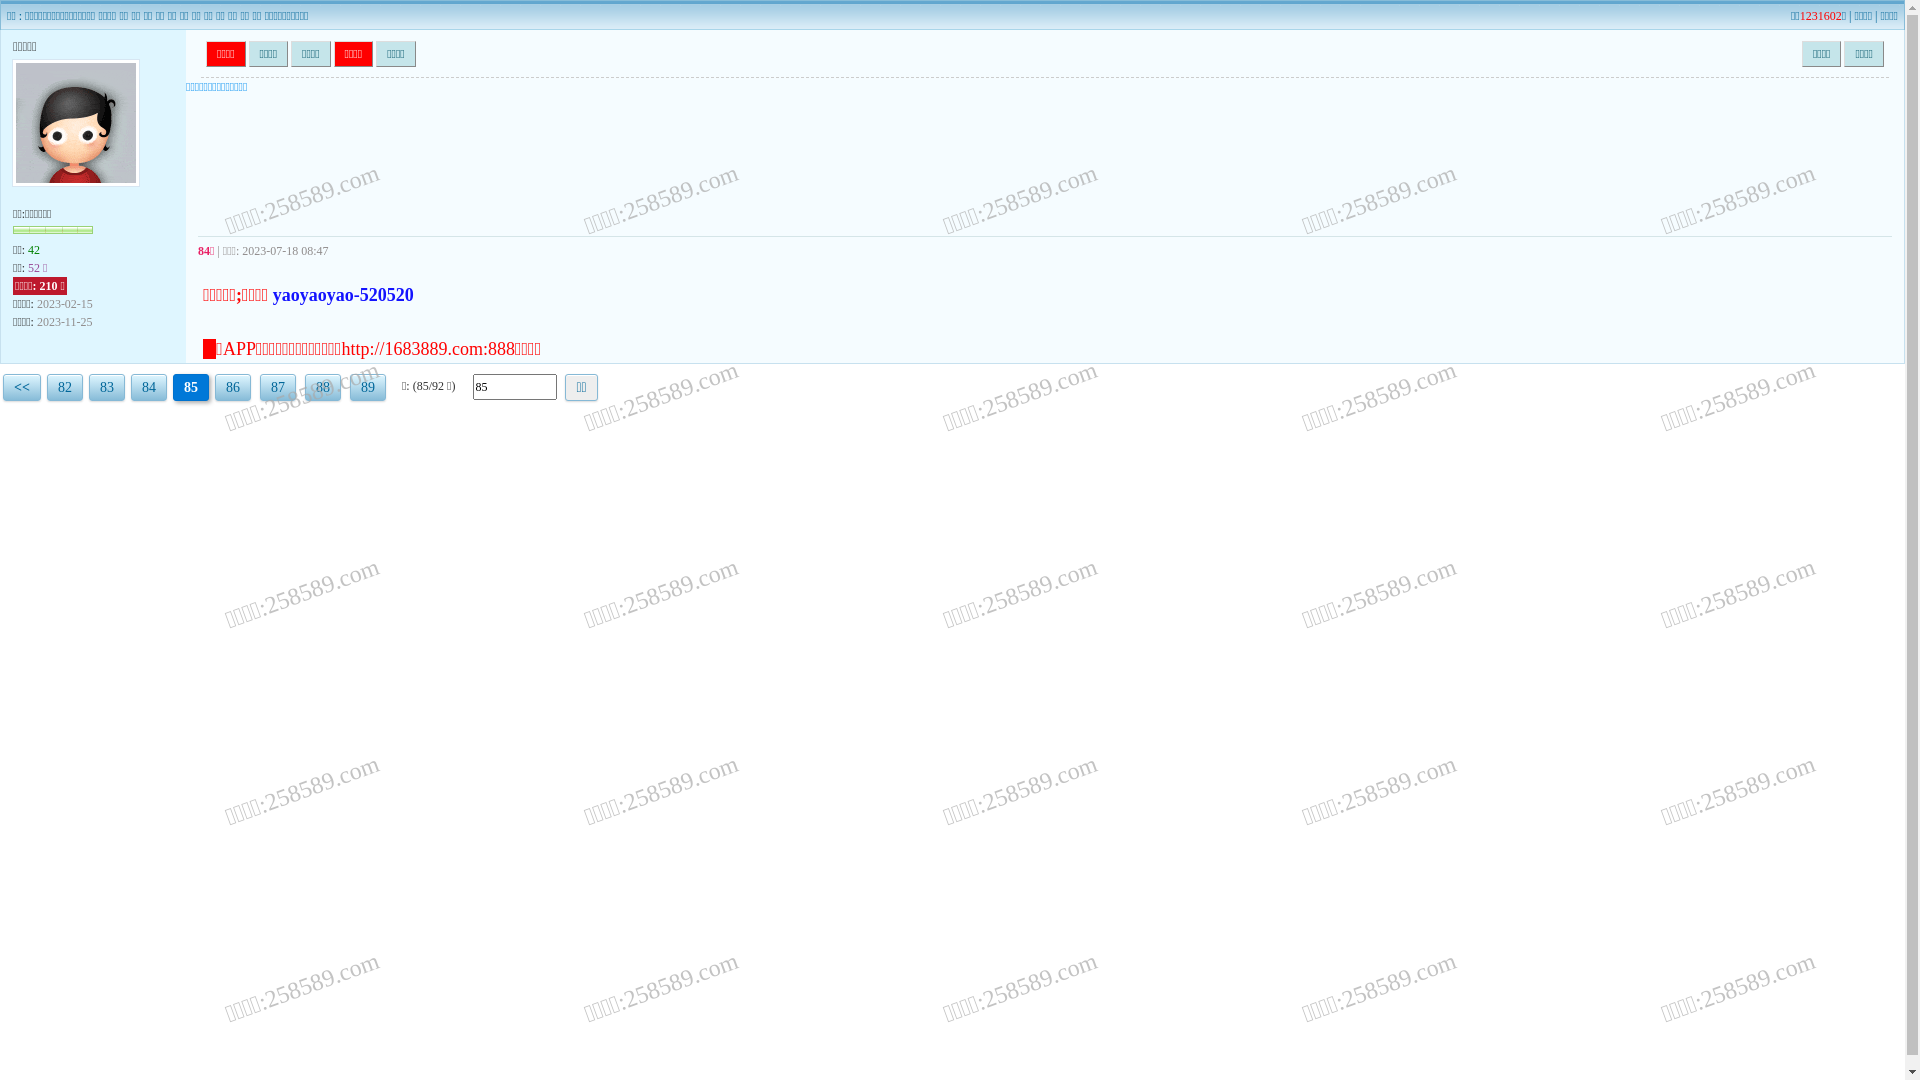 Image resolution: width=1920 pixels, height=1080 pixels. I want to click on '89', so click(368, 387).